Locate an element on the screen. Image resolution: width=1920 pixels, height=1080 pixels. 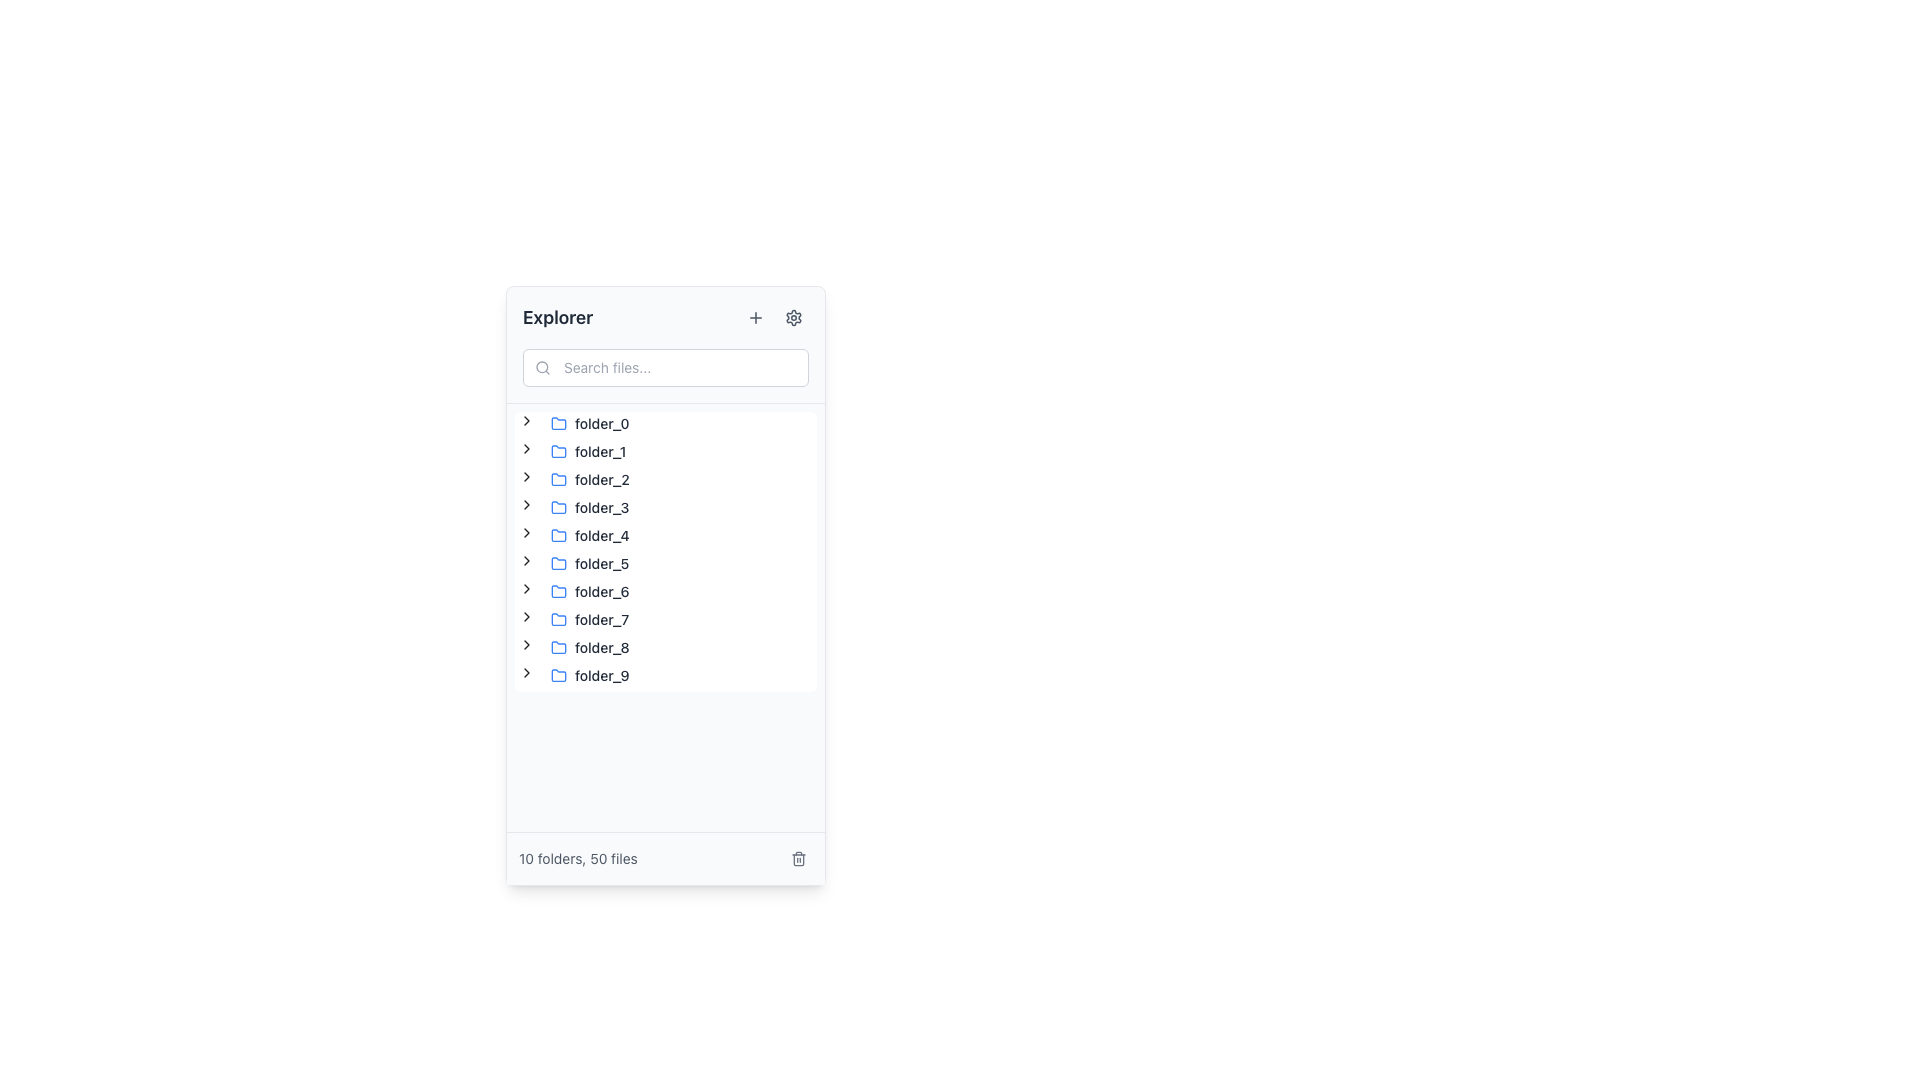
to select the Tree node element labeled 'folder_0' with a blue folder icon located under the 'Explorer' heading is located at coordinates (589, 423).